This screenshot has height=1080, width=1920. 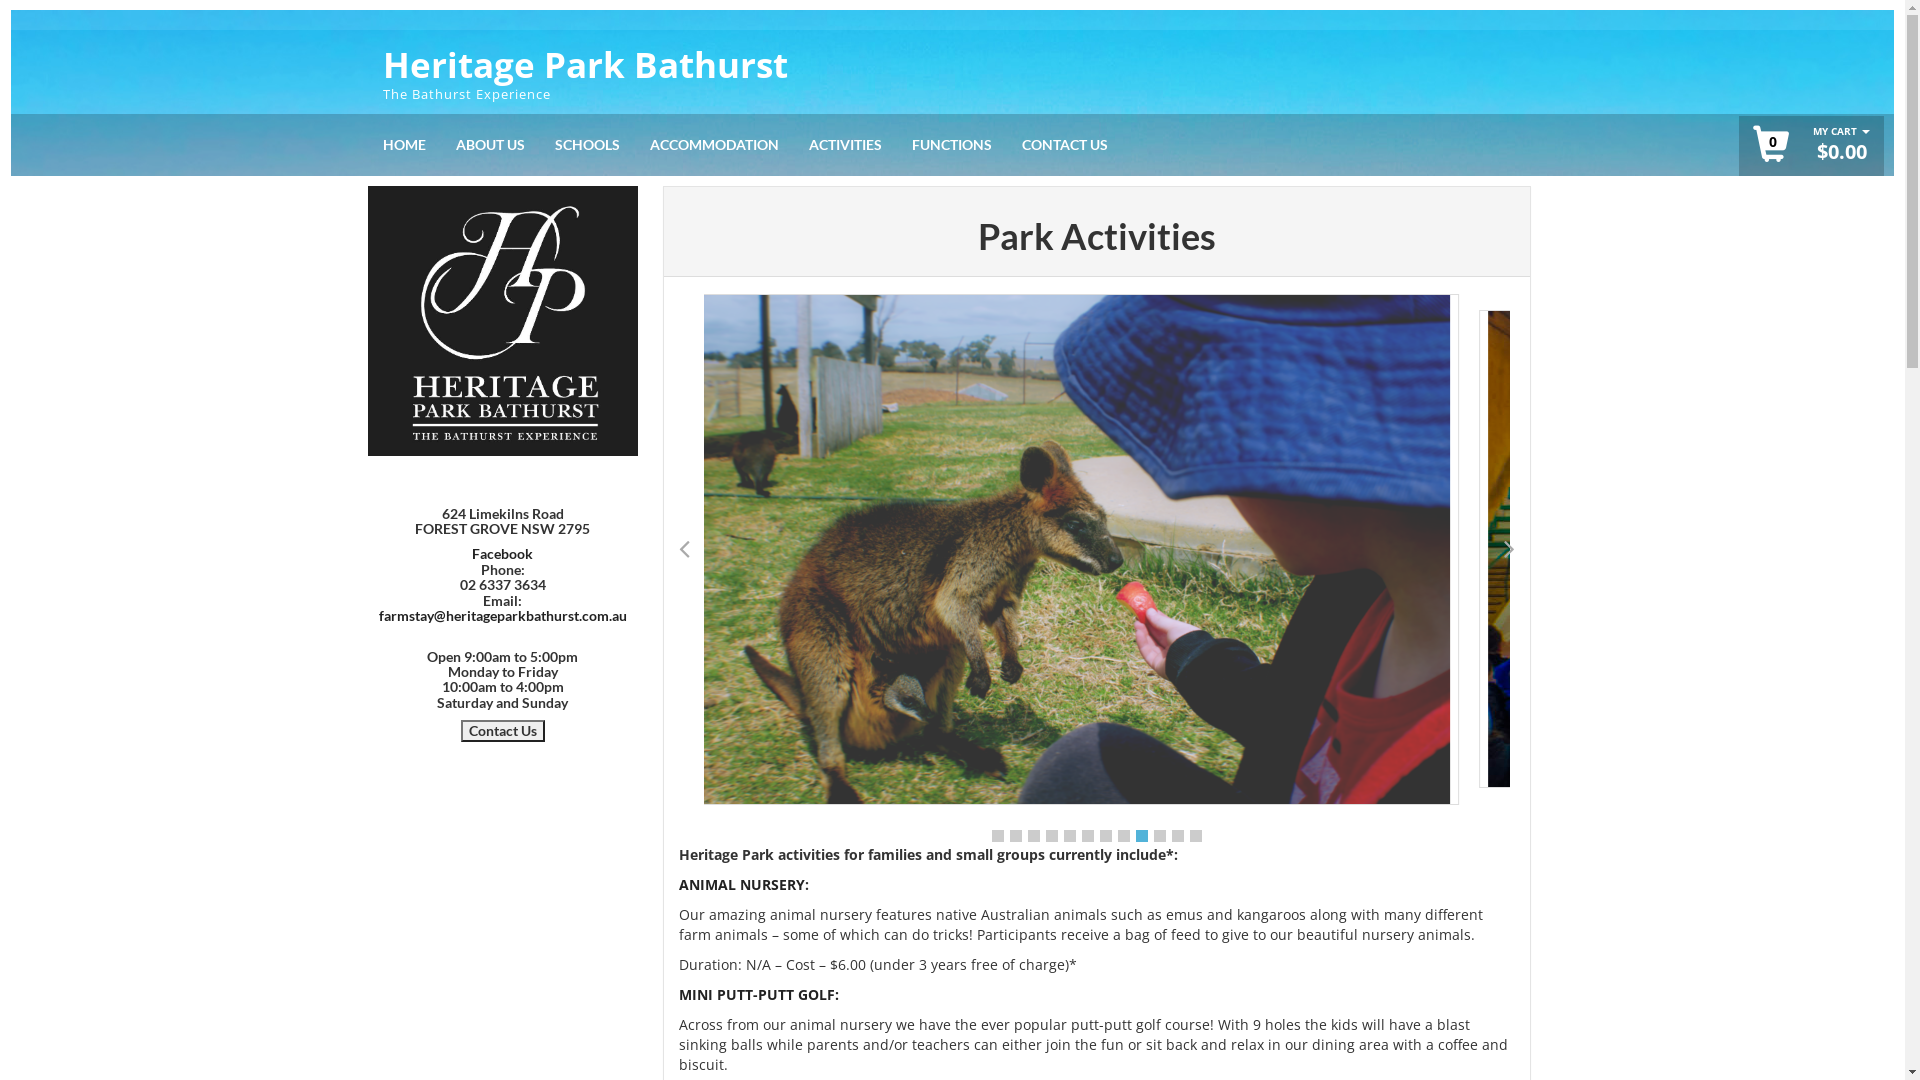 What do you see at coordinates (439, 144) in the screenshot?
I see `'ABOUT US'` at bounding box center [439, 144].